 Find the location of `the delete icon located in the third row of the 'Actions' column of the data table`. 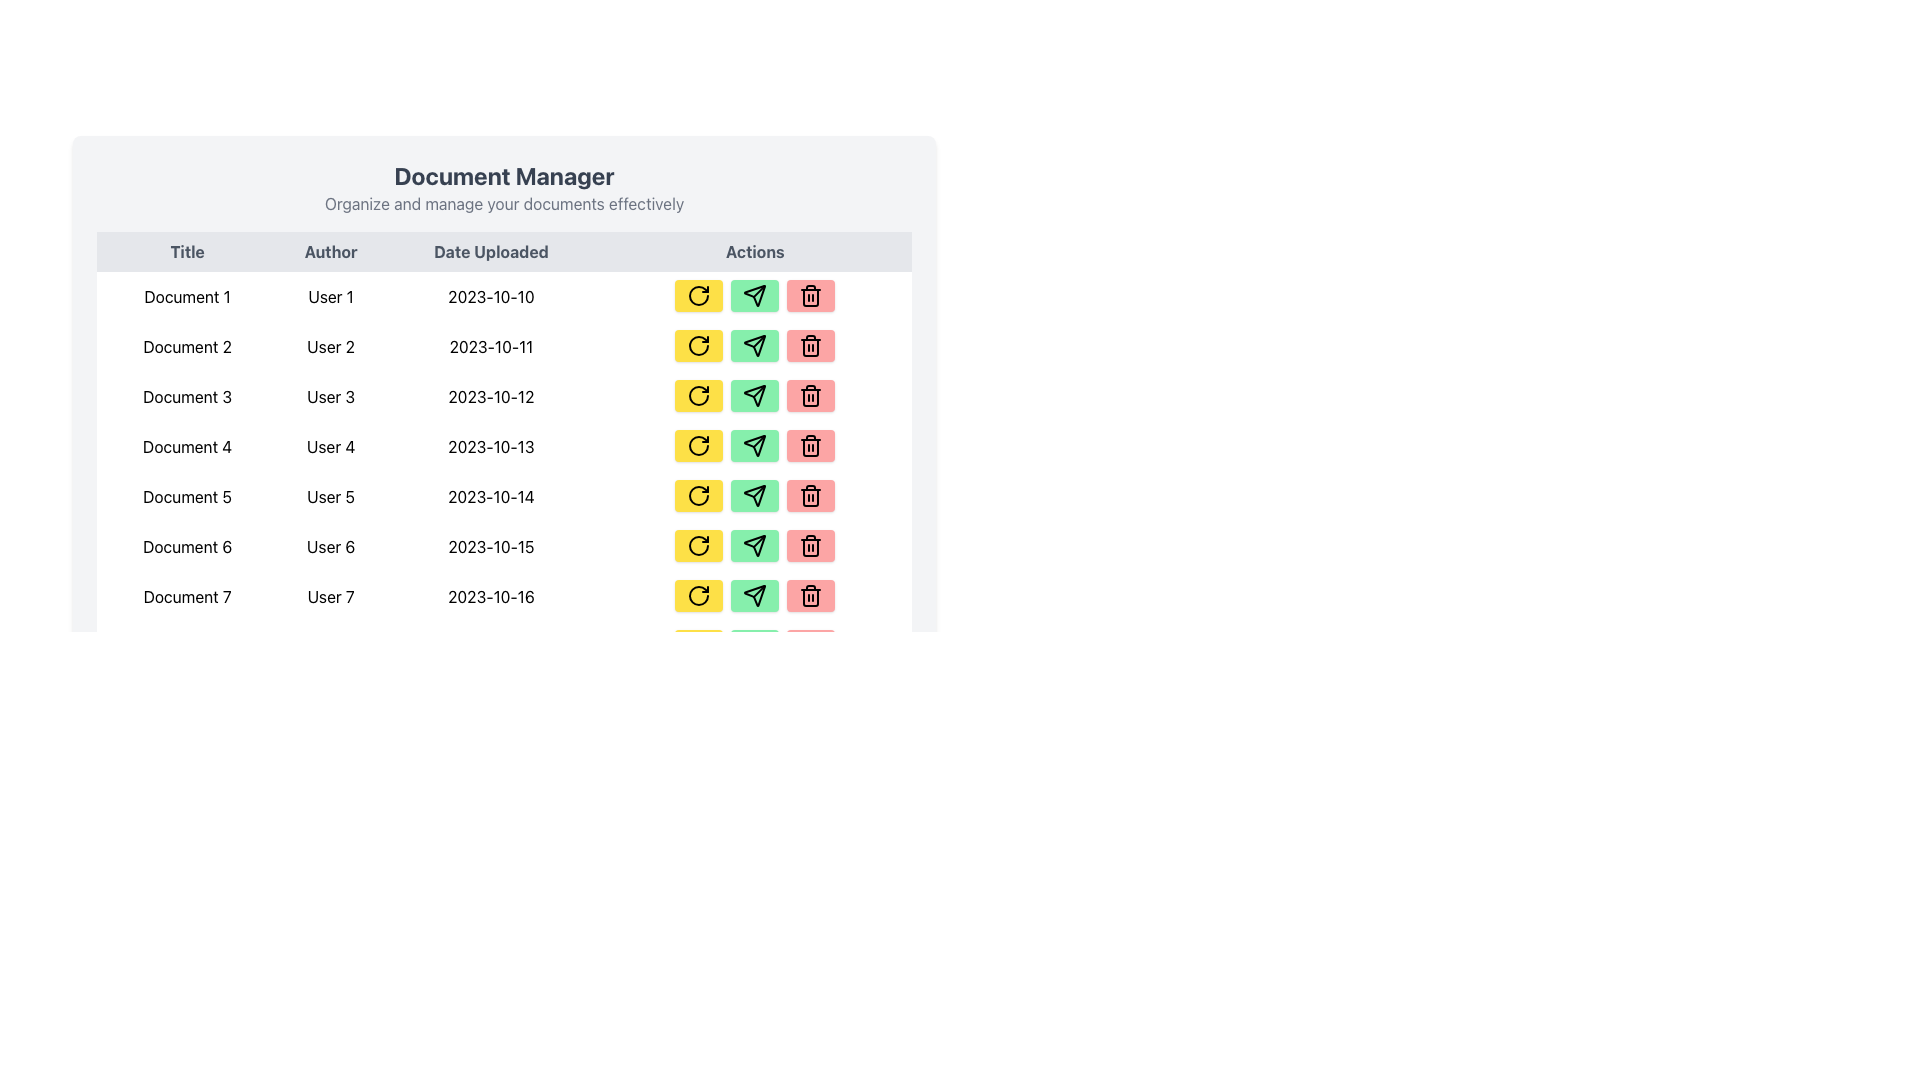

the delete icon located in the third row of the 'Actions' column of the data table is located at coordinates (811, 396).